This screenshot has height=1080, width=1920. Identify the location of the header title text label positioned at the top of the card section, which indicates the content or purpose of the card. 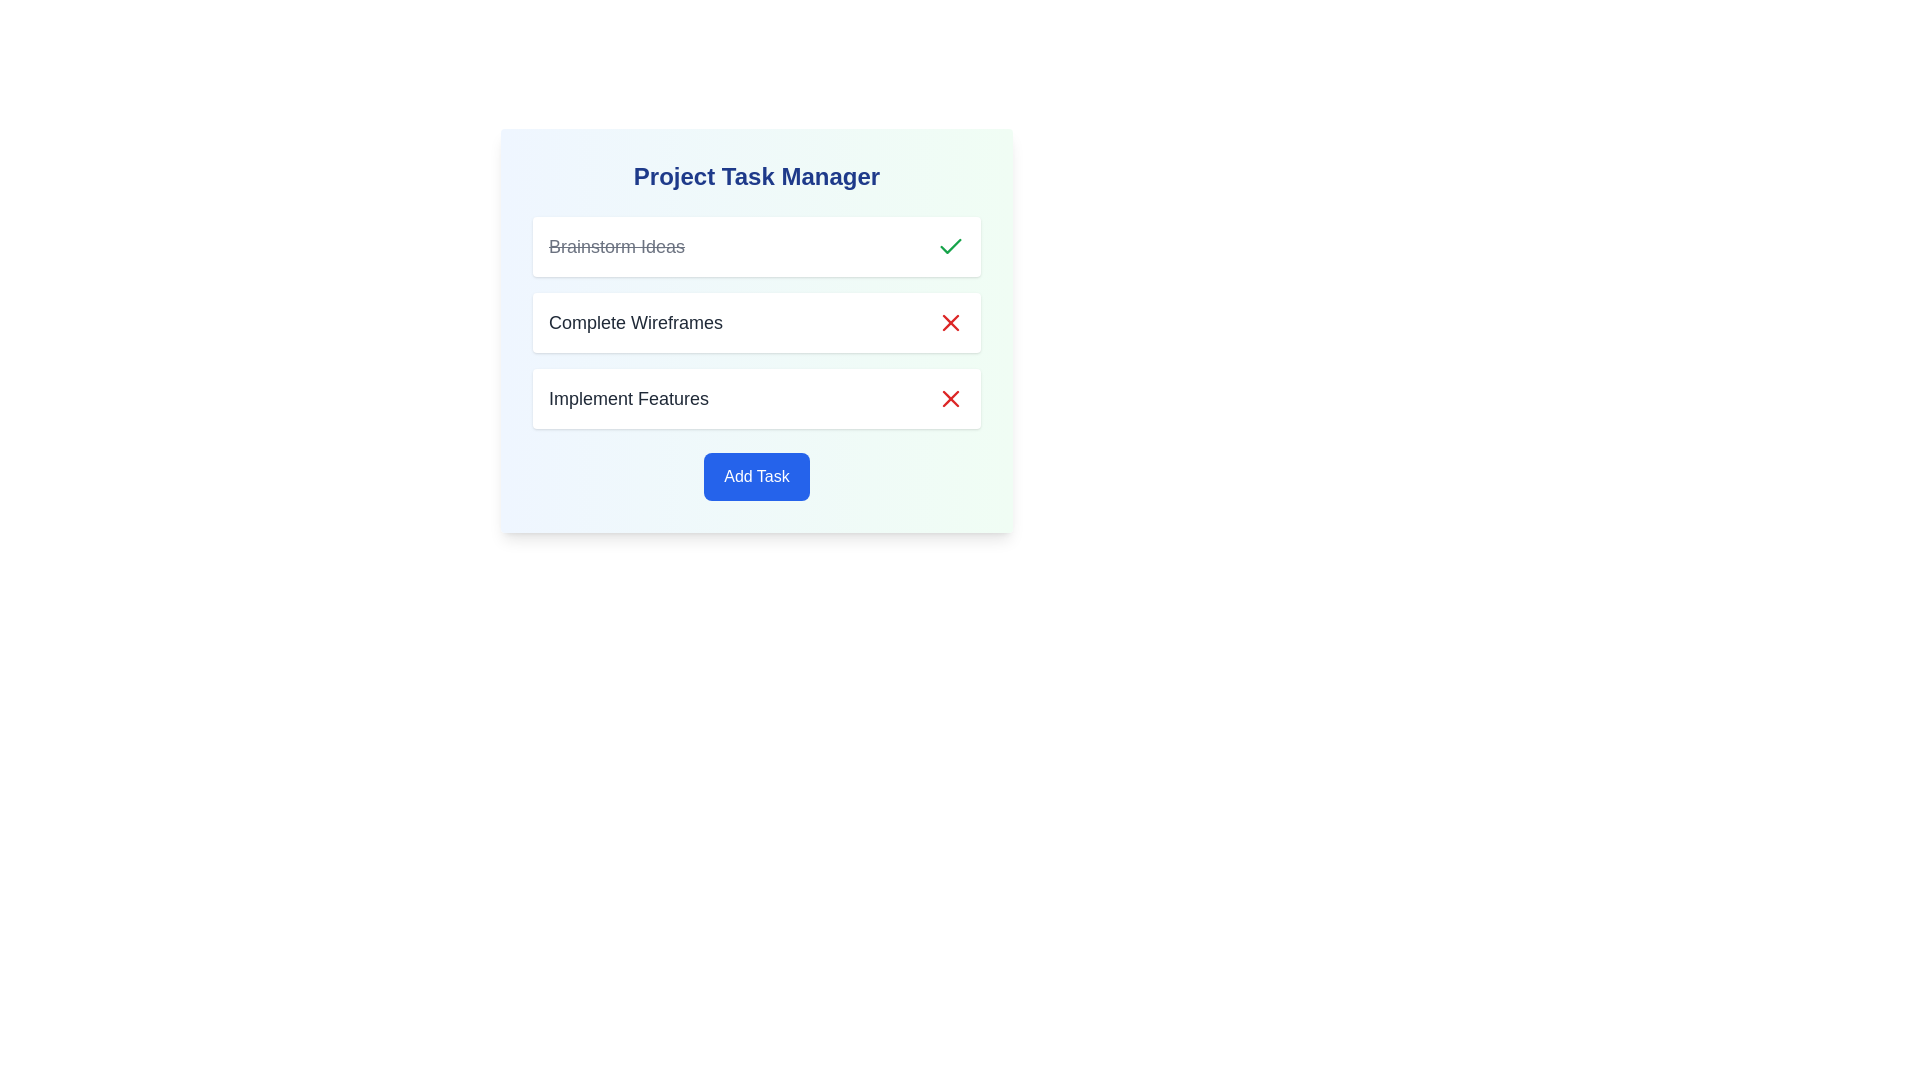
(756, 176).